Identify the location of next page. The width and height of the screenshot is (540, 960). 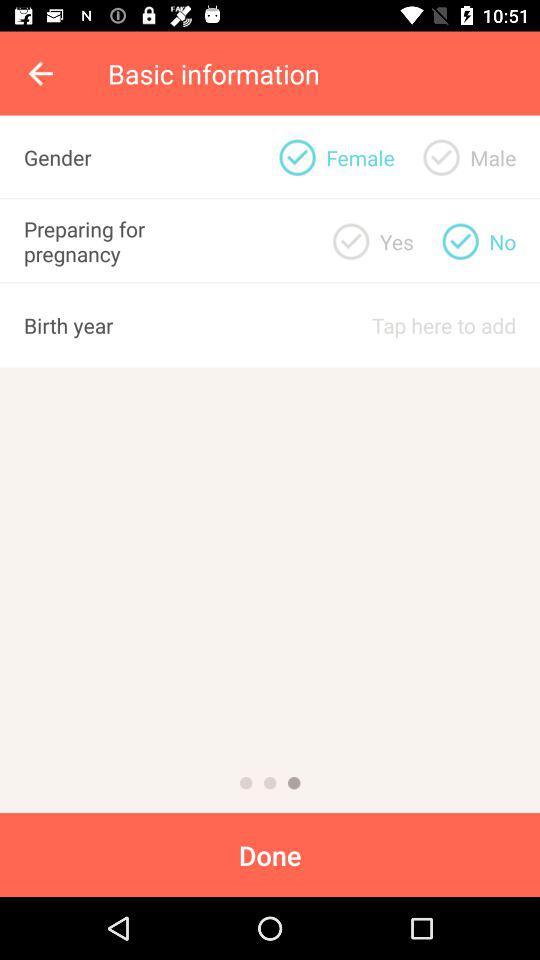
(293, 783).